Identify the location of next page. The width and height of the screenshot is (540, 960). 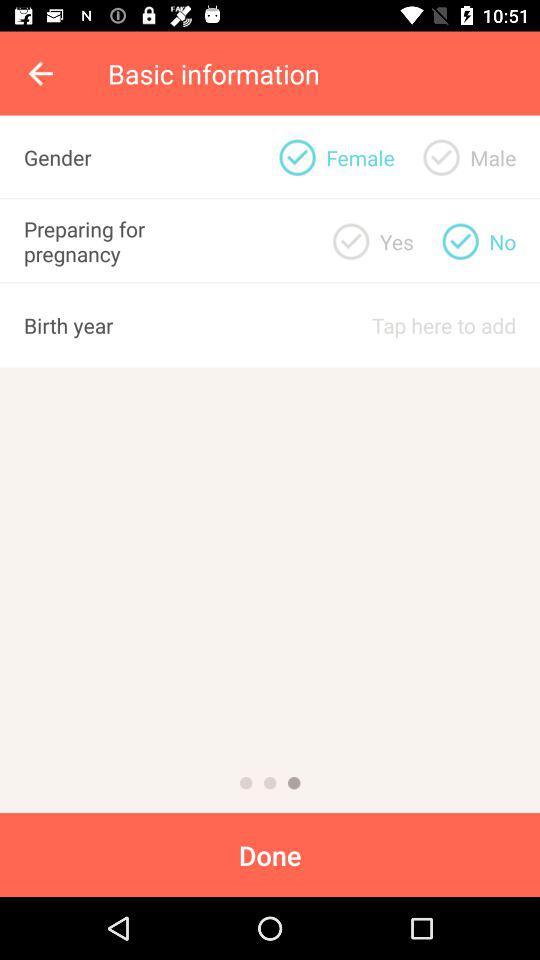
(293, 783).